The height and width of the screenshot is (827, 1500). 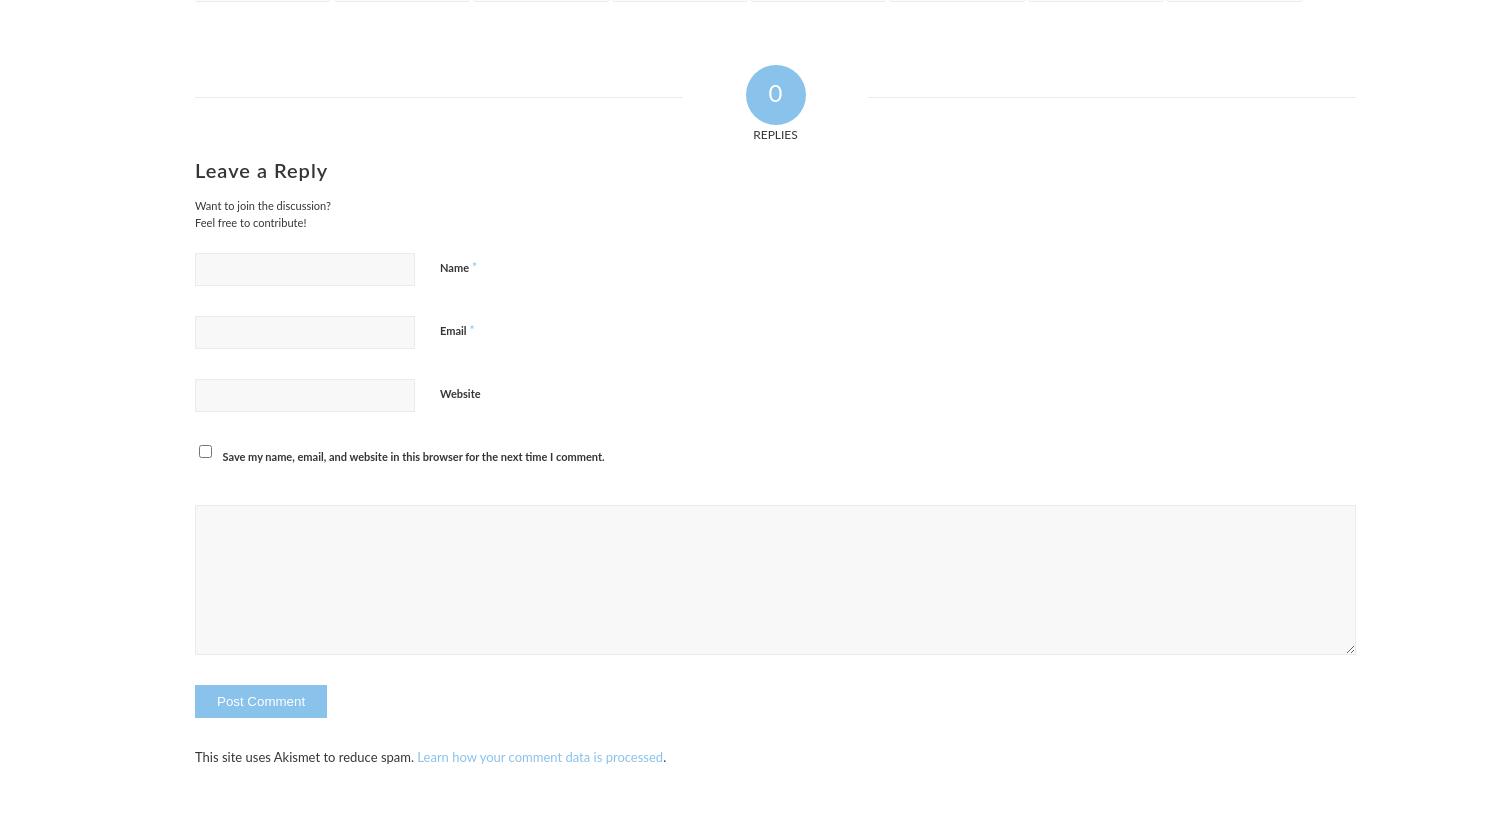 I want to click on 'Name', so click(x=454, y=267).